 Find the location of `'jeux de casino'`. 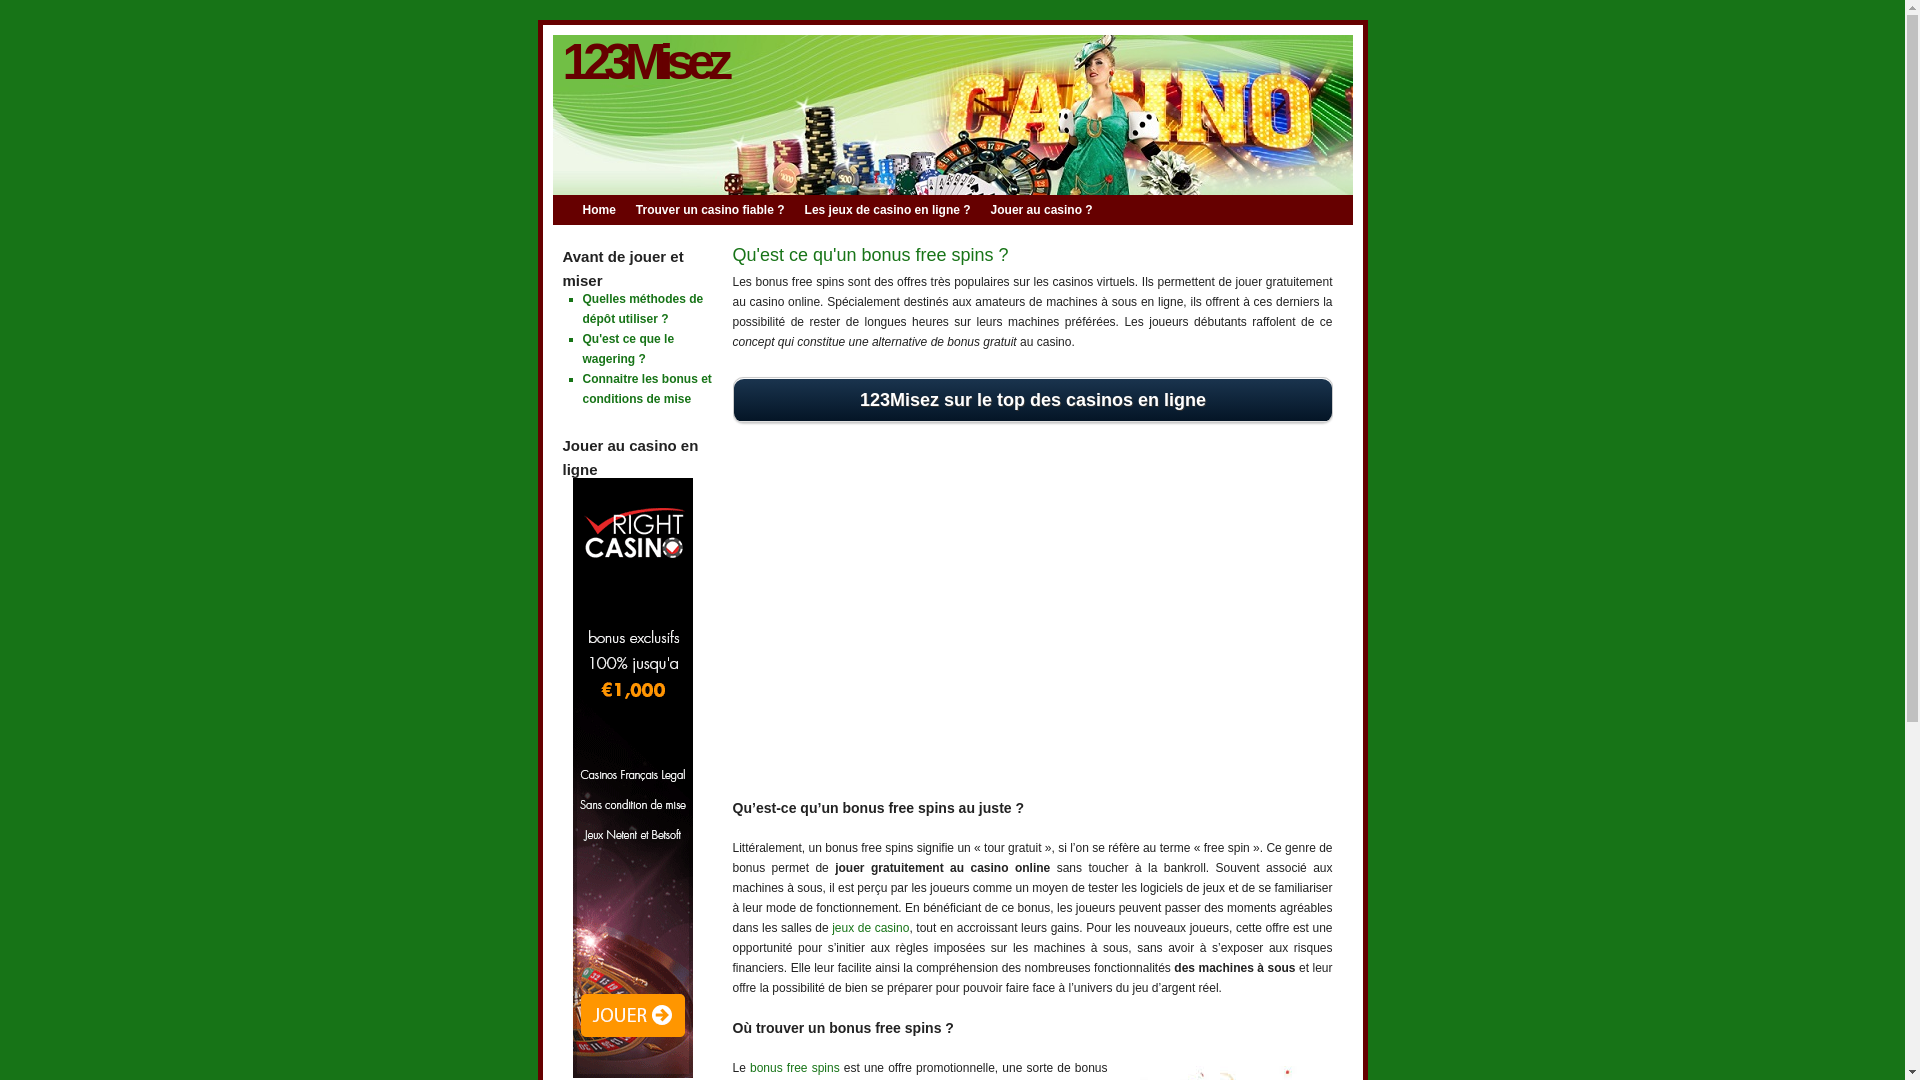

'jeux de casino' is located at coordinates (831, 928).